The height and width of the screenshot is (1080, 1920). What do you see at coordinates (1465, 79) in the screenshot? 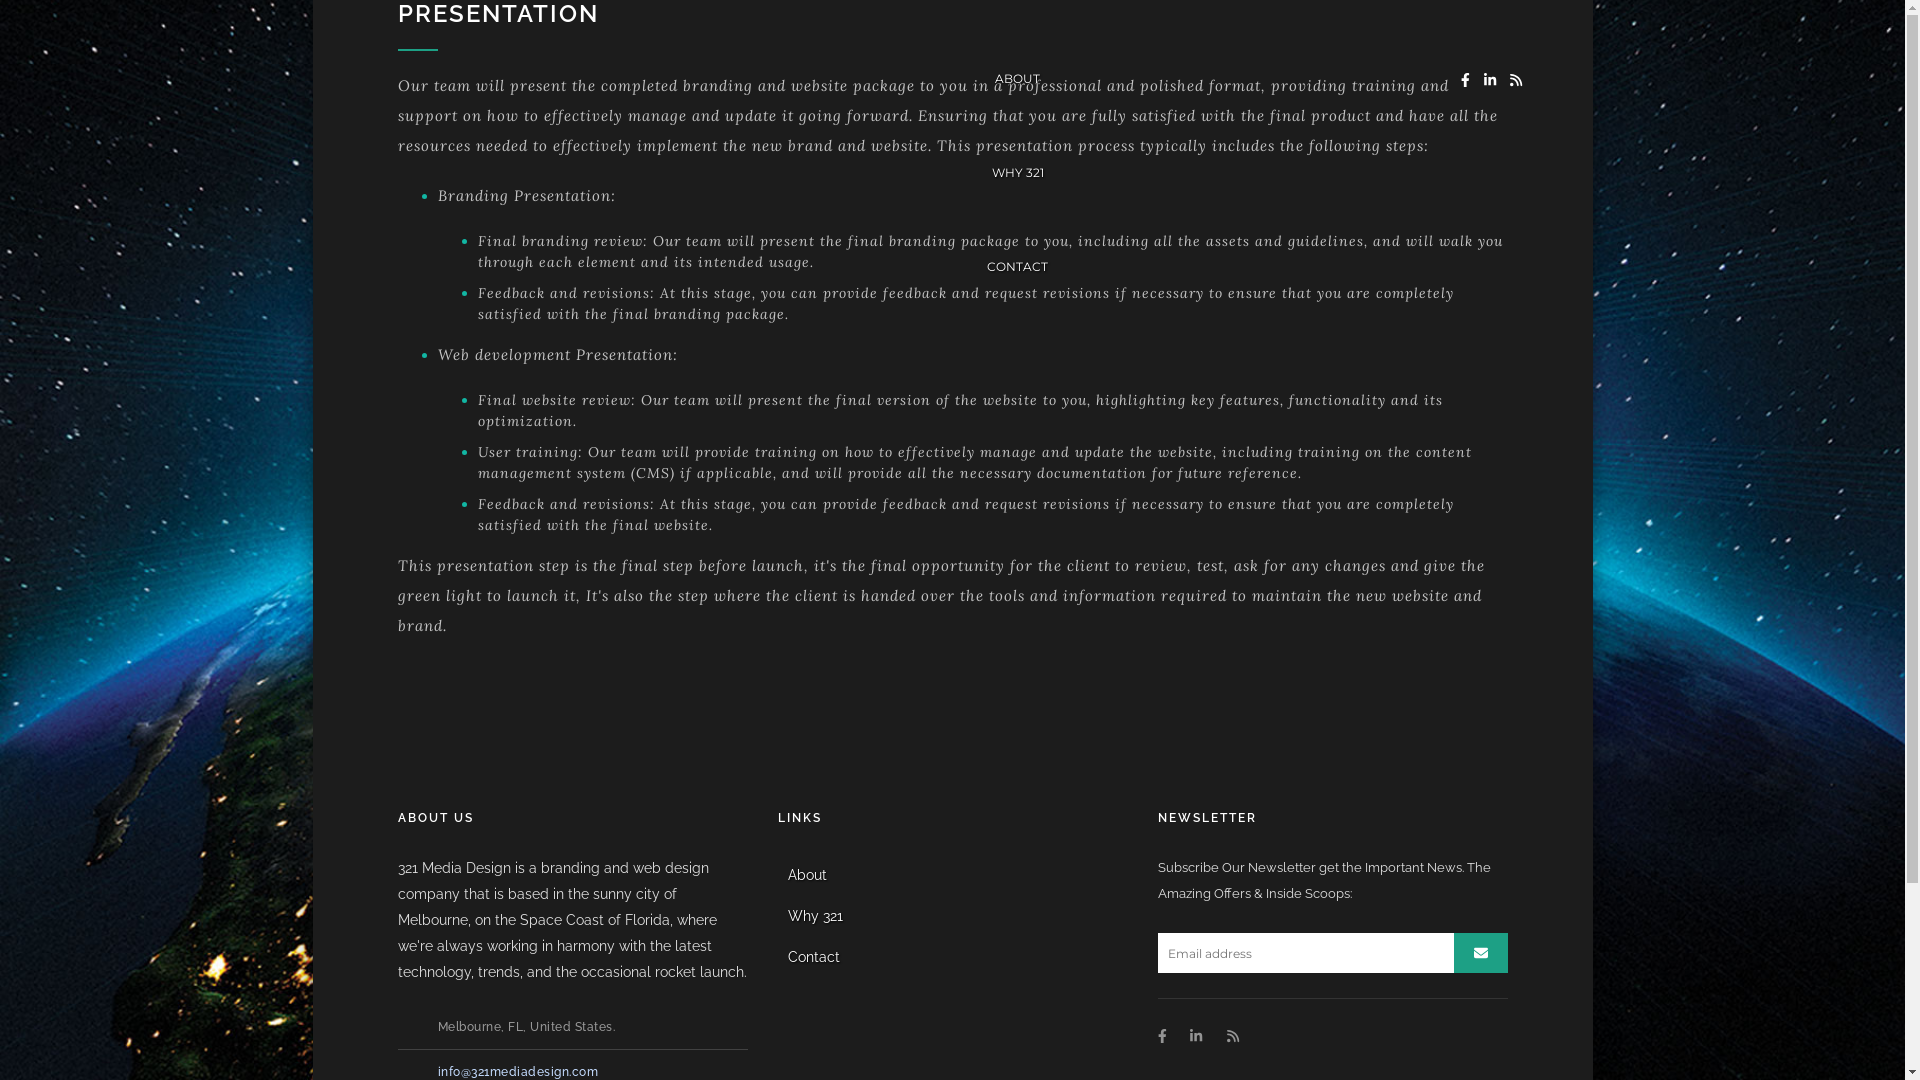
I see `'Facebook'` at bounding box center [1465, 79].